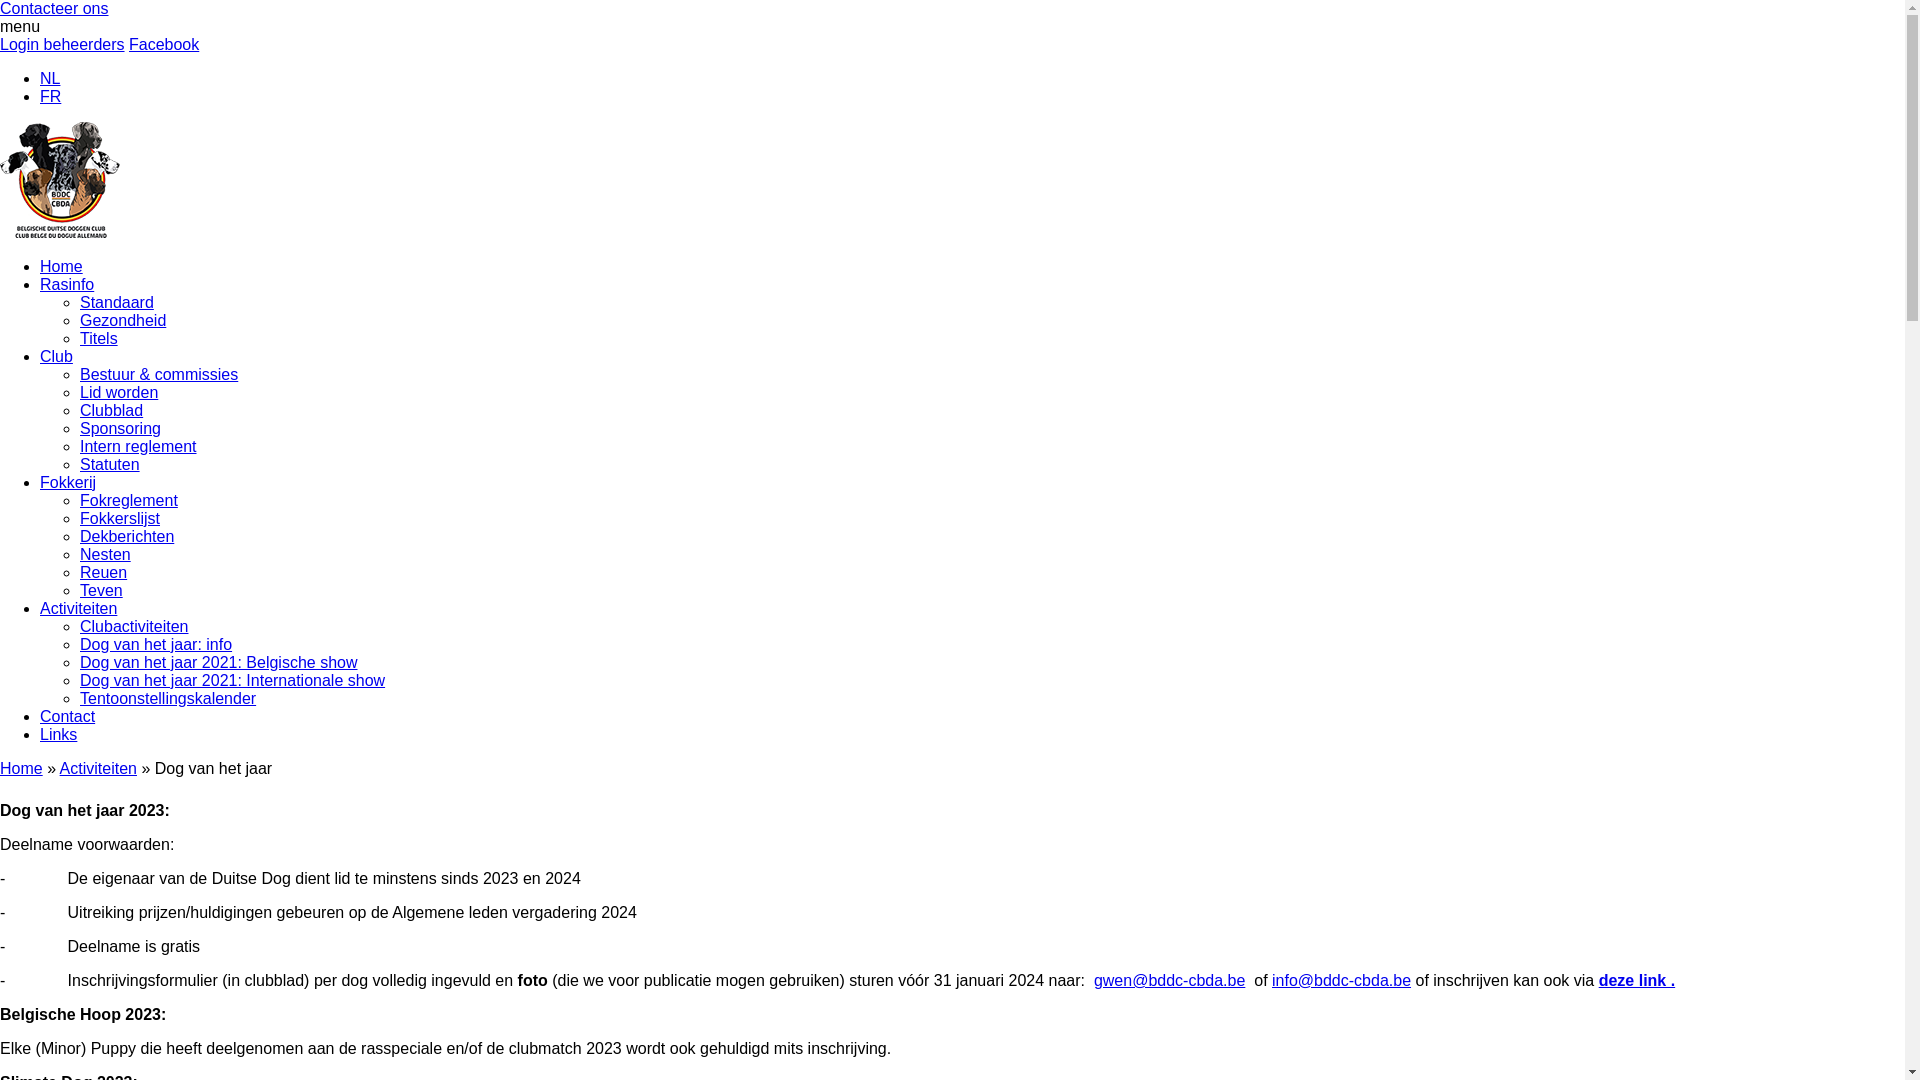  I want to click on 'Titels', so click(98, 337).